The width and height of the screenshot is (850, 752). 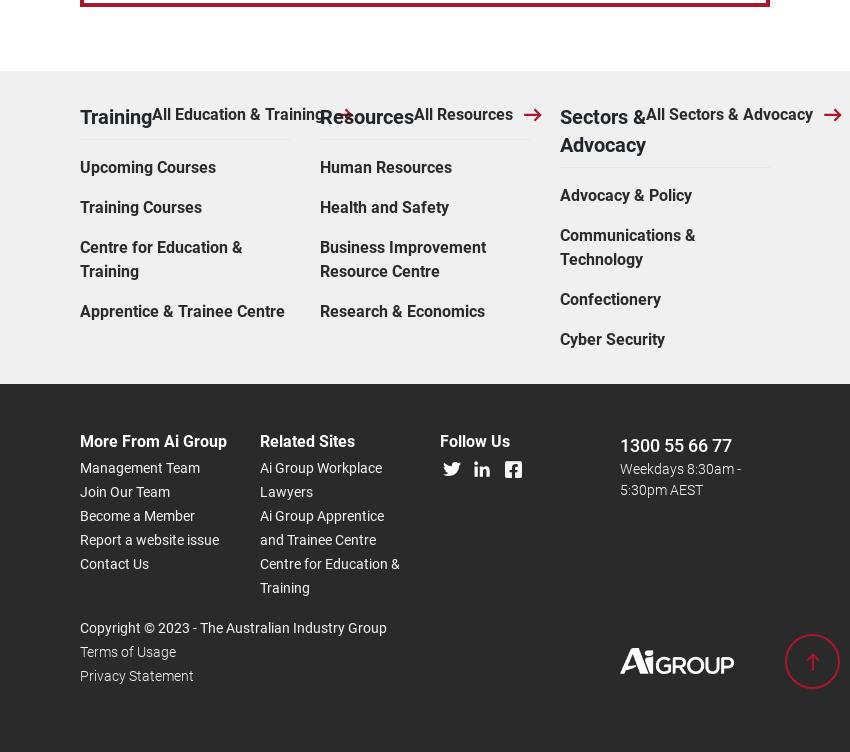 What do you see at coordinates (149, 314) in the screenshot?
I see `'Report a website issue'` at bounding box center [149, 314].